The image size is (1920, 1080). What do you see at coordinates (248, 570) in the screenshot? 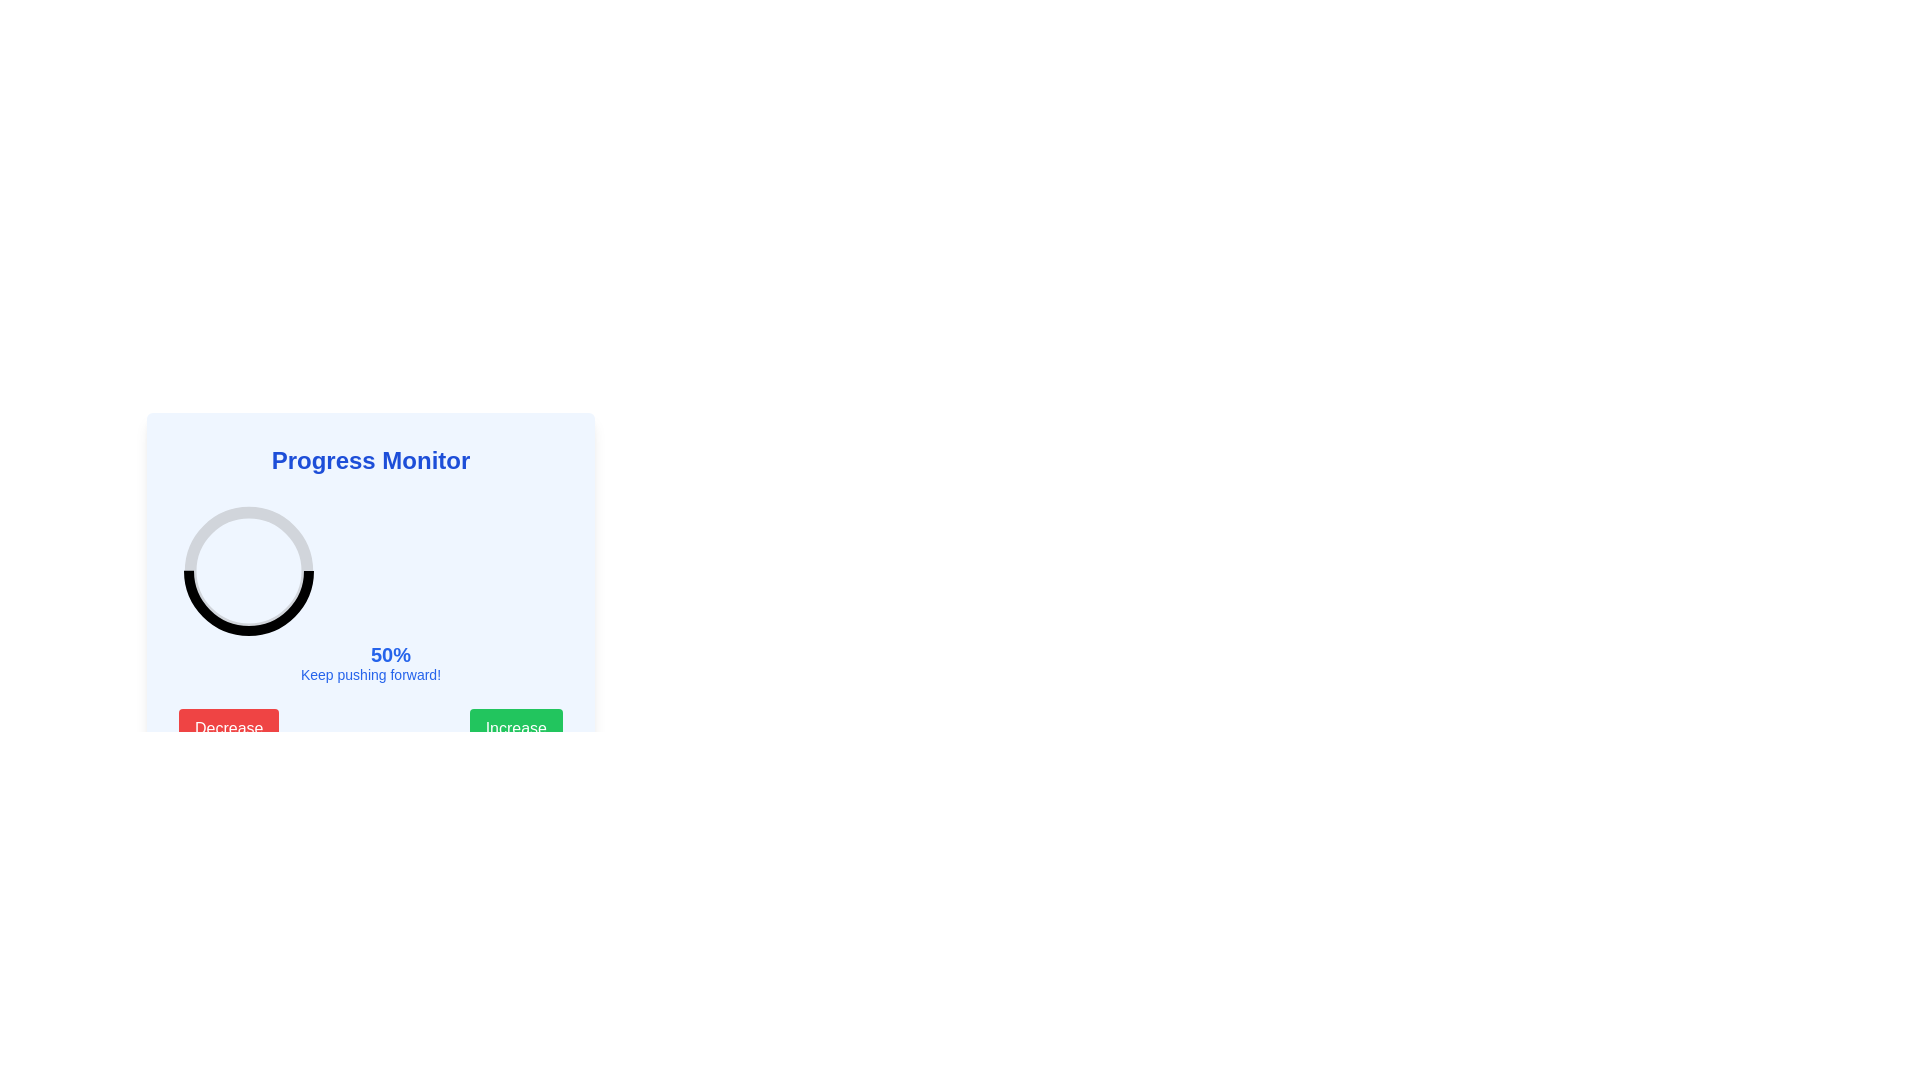
I see `the progress represented by the green-stroked Progress Arc located at the center of the card labeled 'Progress Monitor', positioned above the '50%' text` at bounding box center [248, 570].